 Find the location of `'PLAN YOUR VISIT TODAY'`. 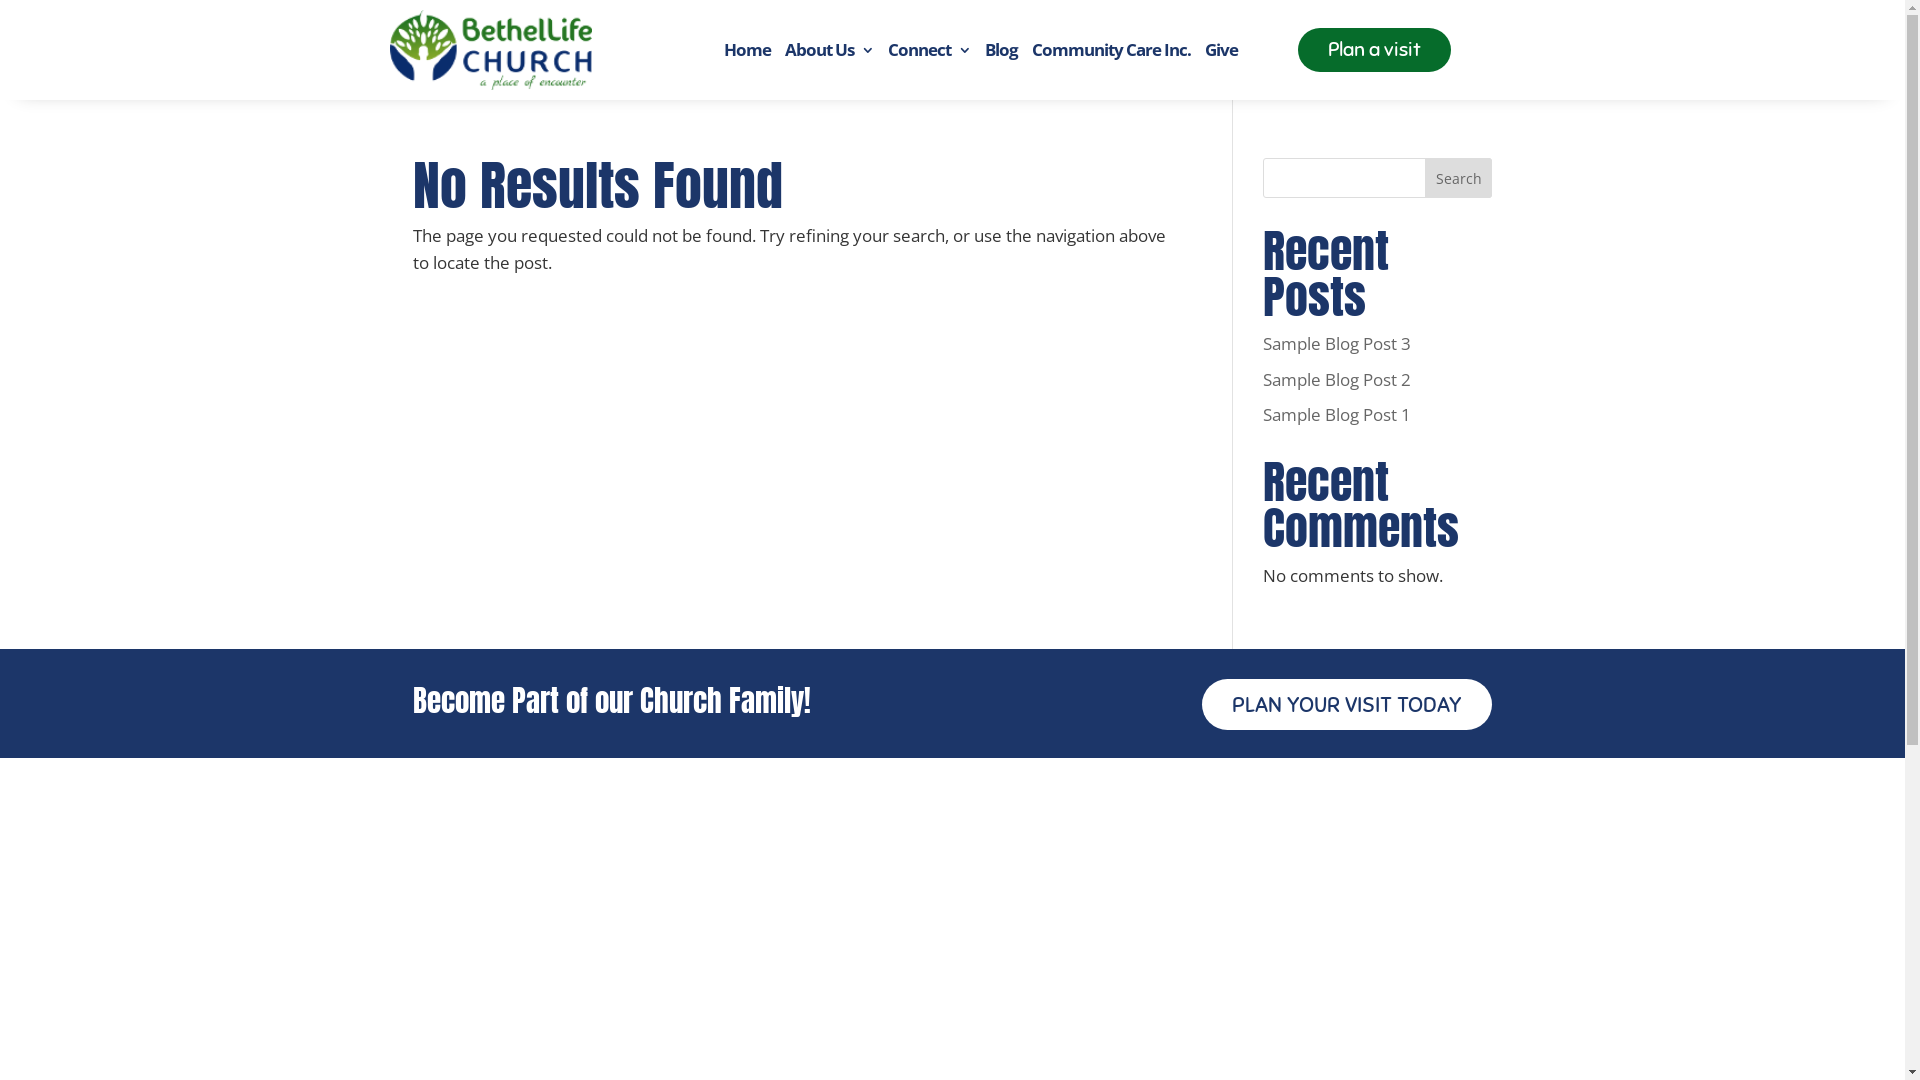

'PLAN YOUR VISIT TODAY' is located at coordinates (1347, 703).